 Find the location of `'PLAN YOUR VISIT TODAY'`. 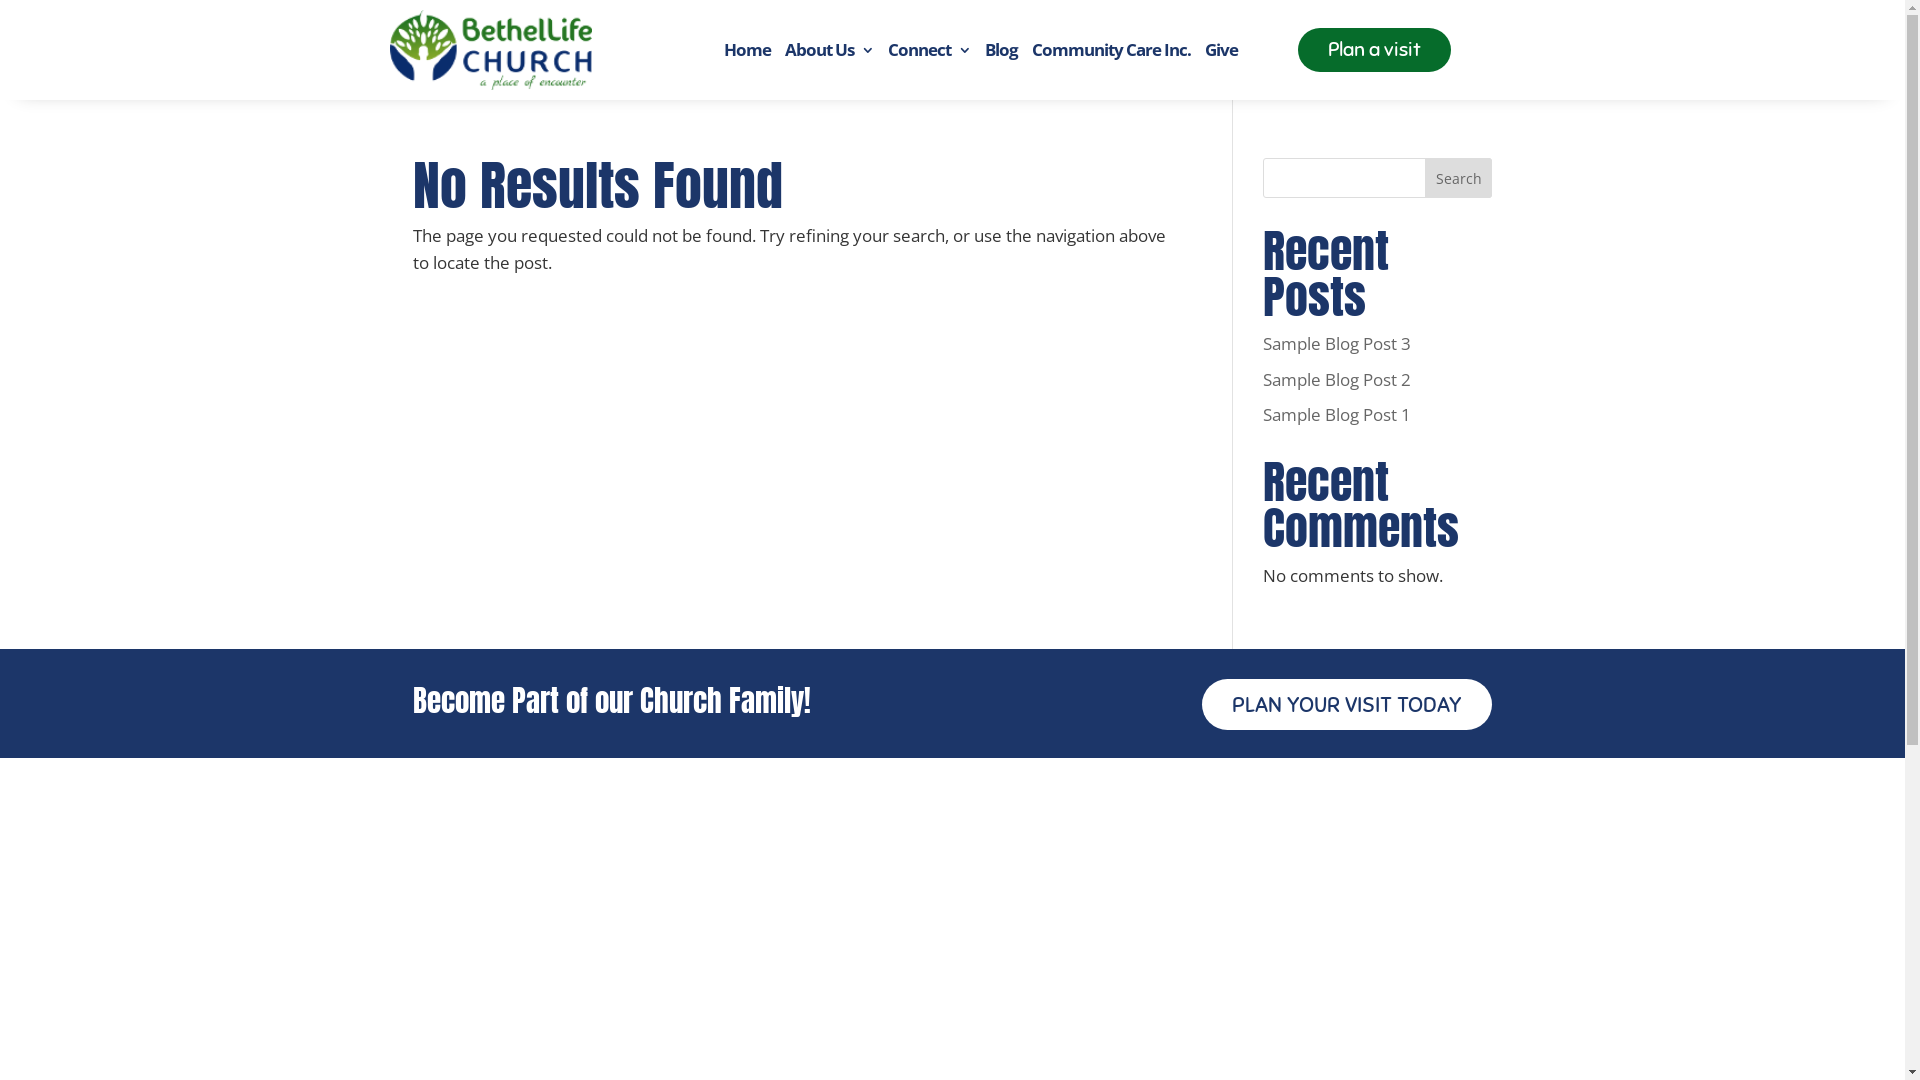

'PLAN YOUR VISIT TODAY' is located at coordinates (1347, 703).